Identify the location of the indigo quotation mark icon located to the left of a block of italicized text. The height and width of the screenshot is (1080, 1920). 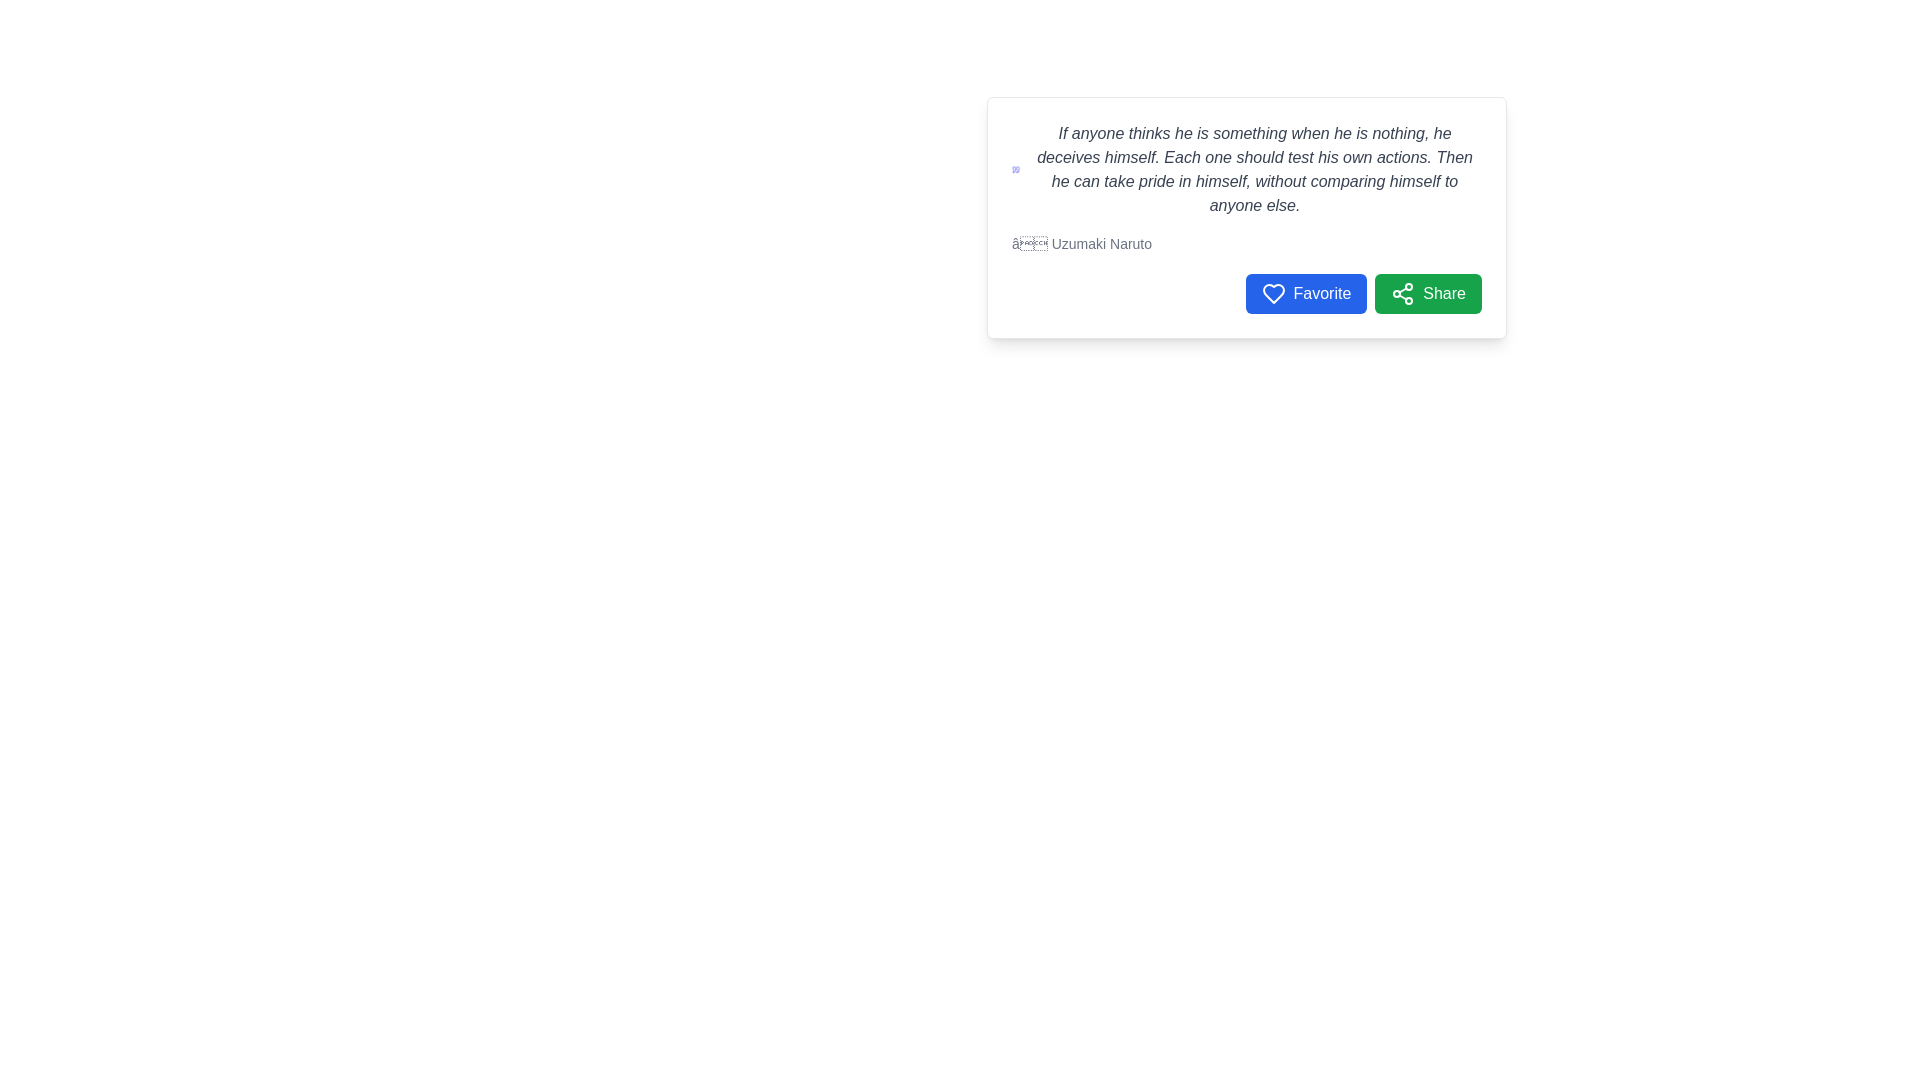
(1016, 168).